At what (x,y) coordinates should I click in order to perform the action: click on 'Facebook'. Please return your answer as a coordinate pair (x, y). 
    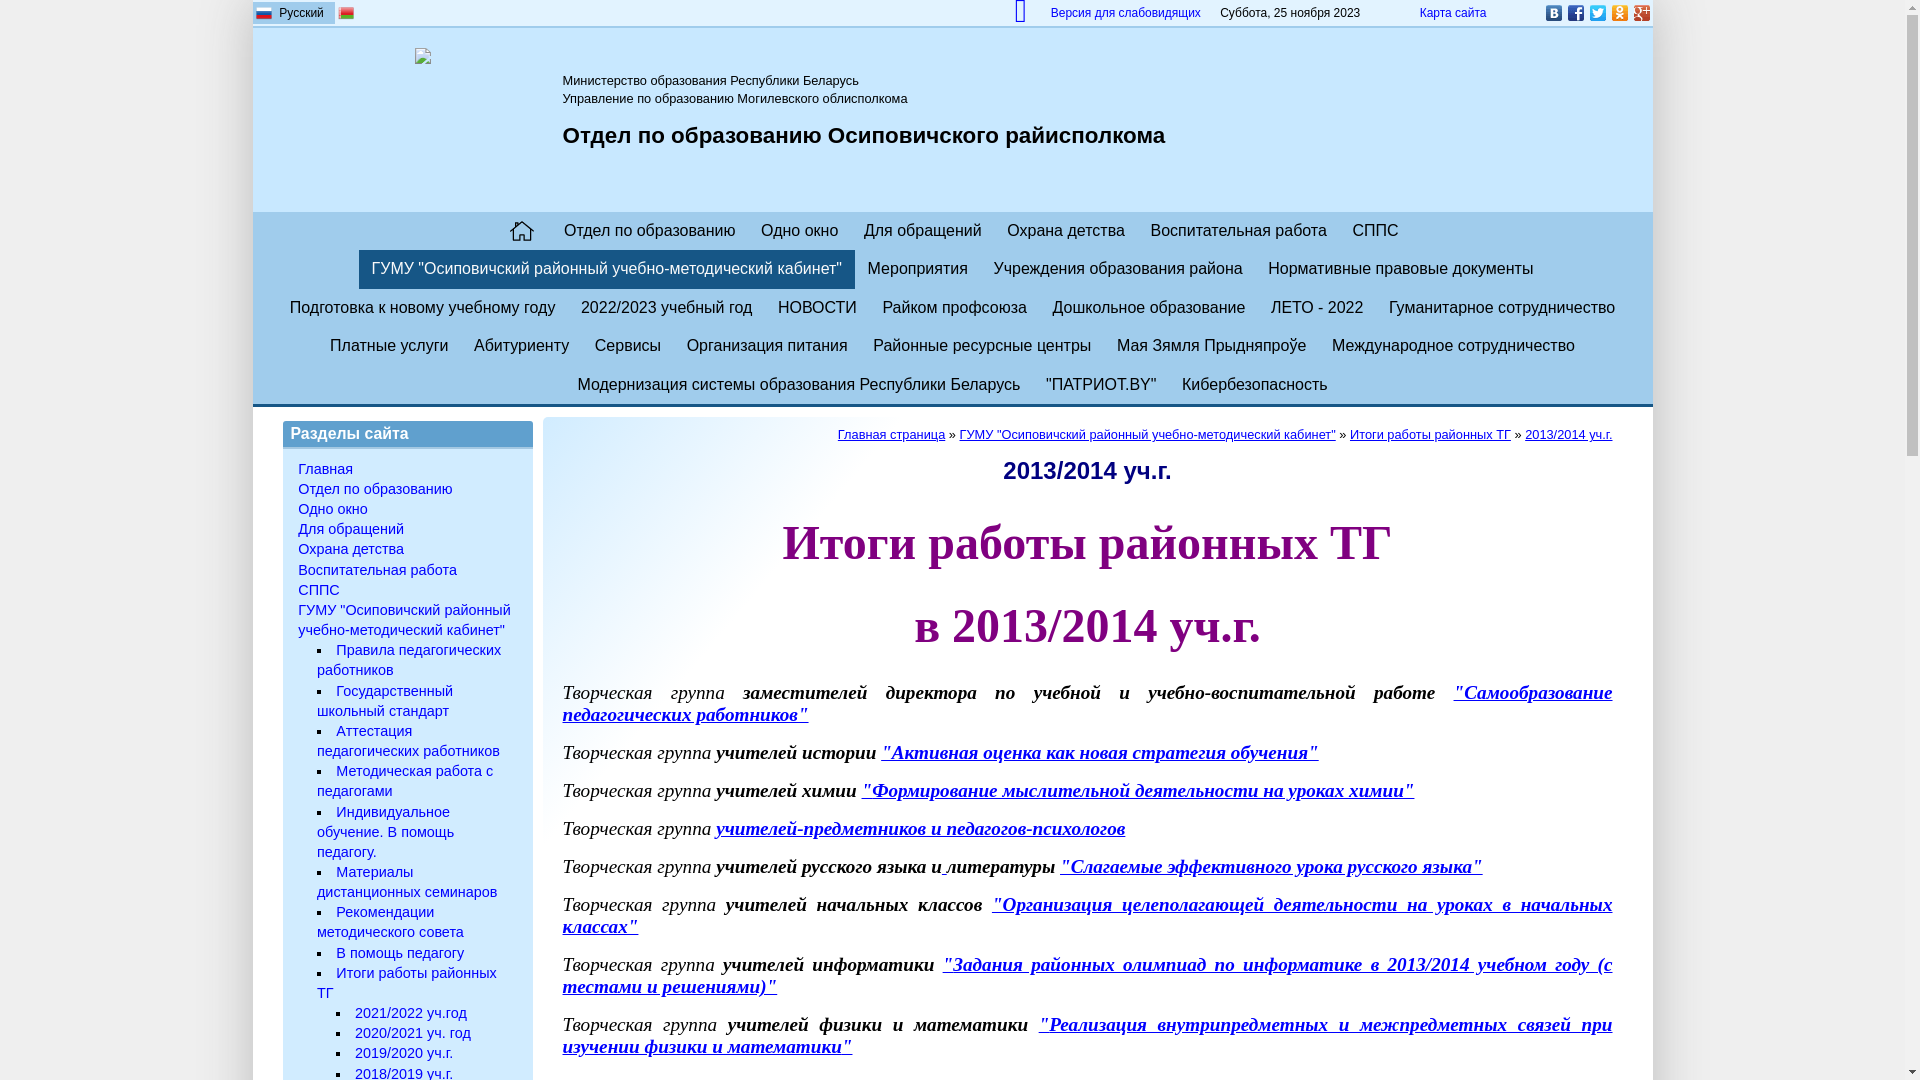
    Looking at the image, I should click on (1563, 12).